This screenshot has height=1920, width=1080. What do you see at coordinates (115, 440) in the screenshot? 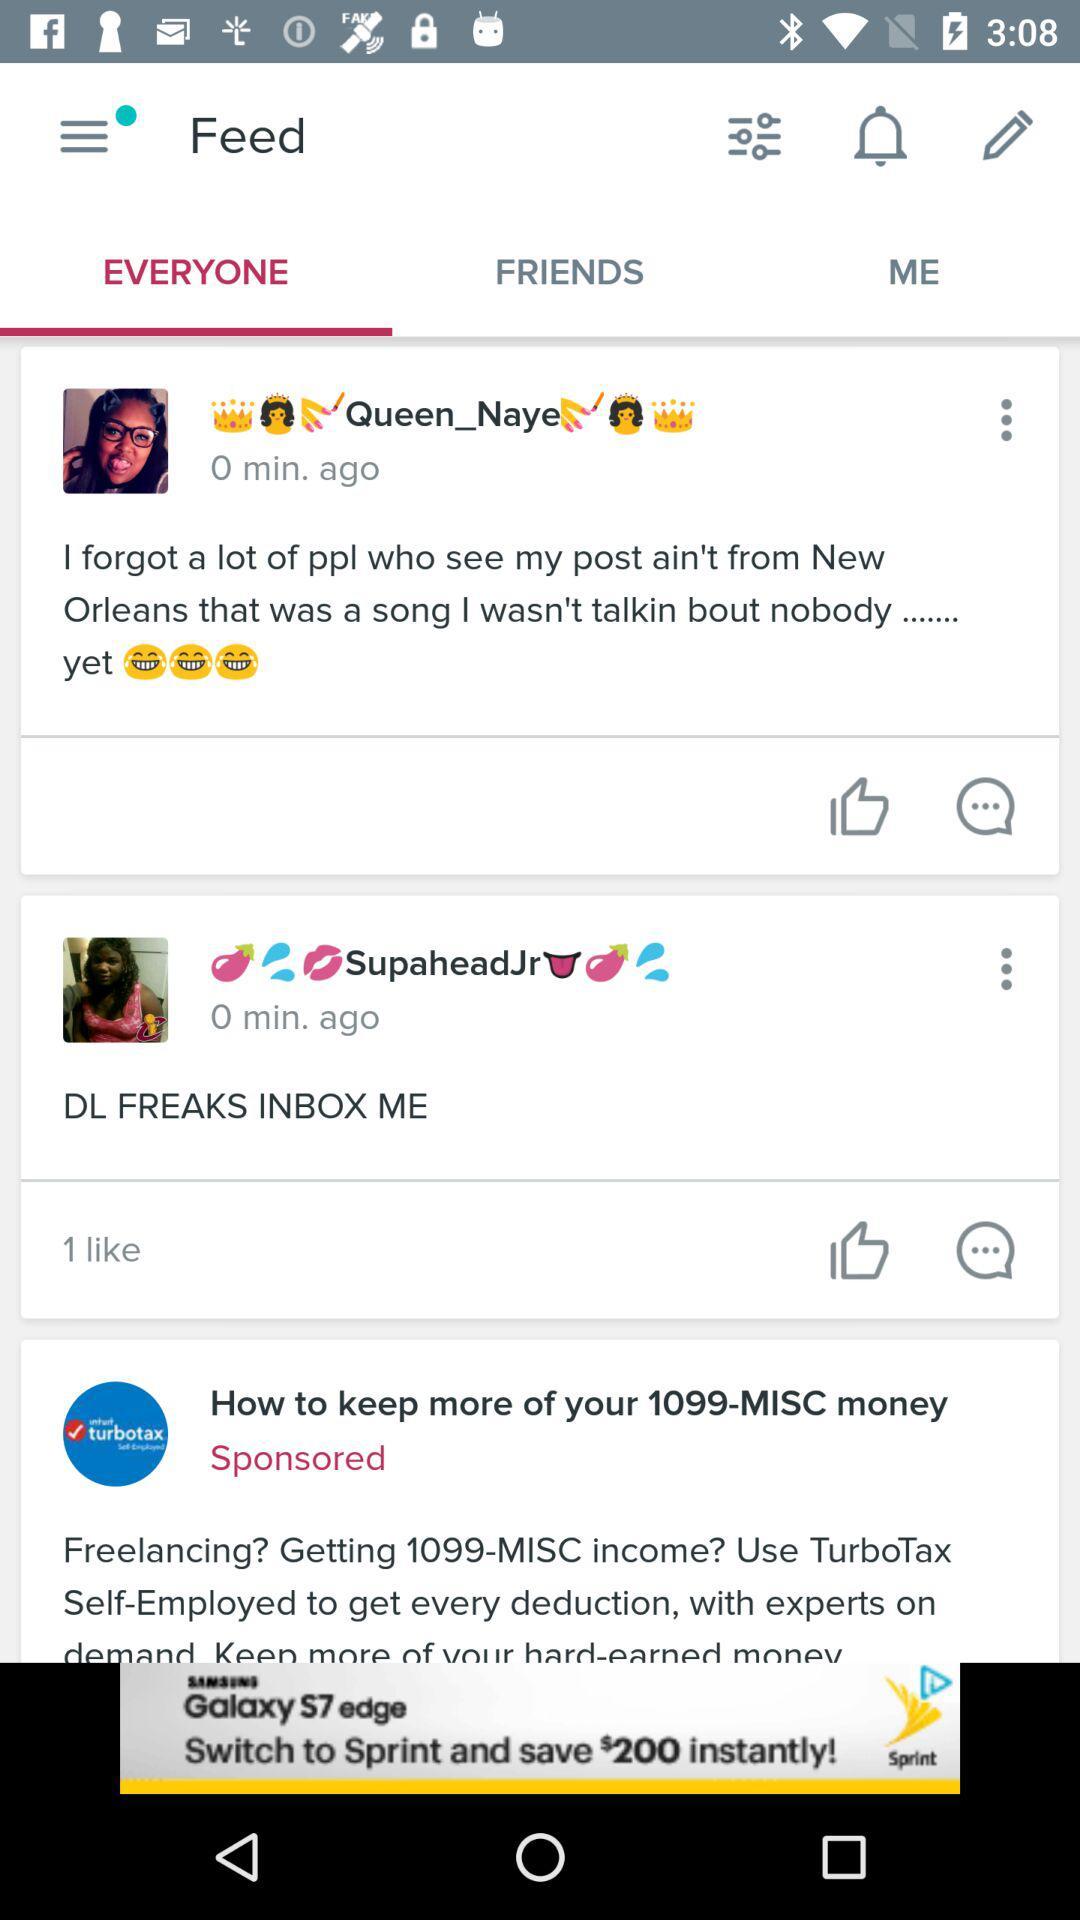
I see `image` at bounding box center [115, 440].